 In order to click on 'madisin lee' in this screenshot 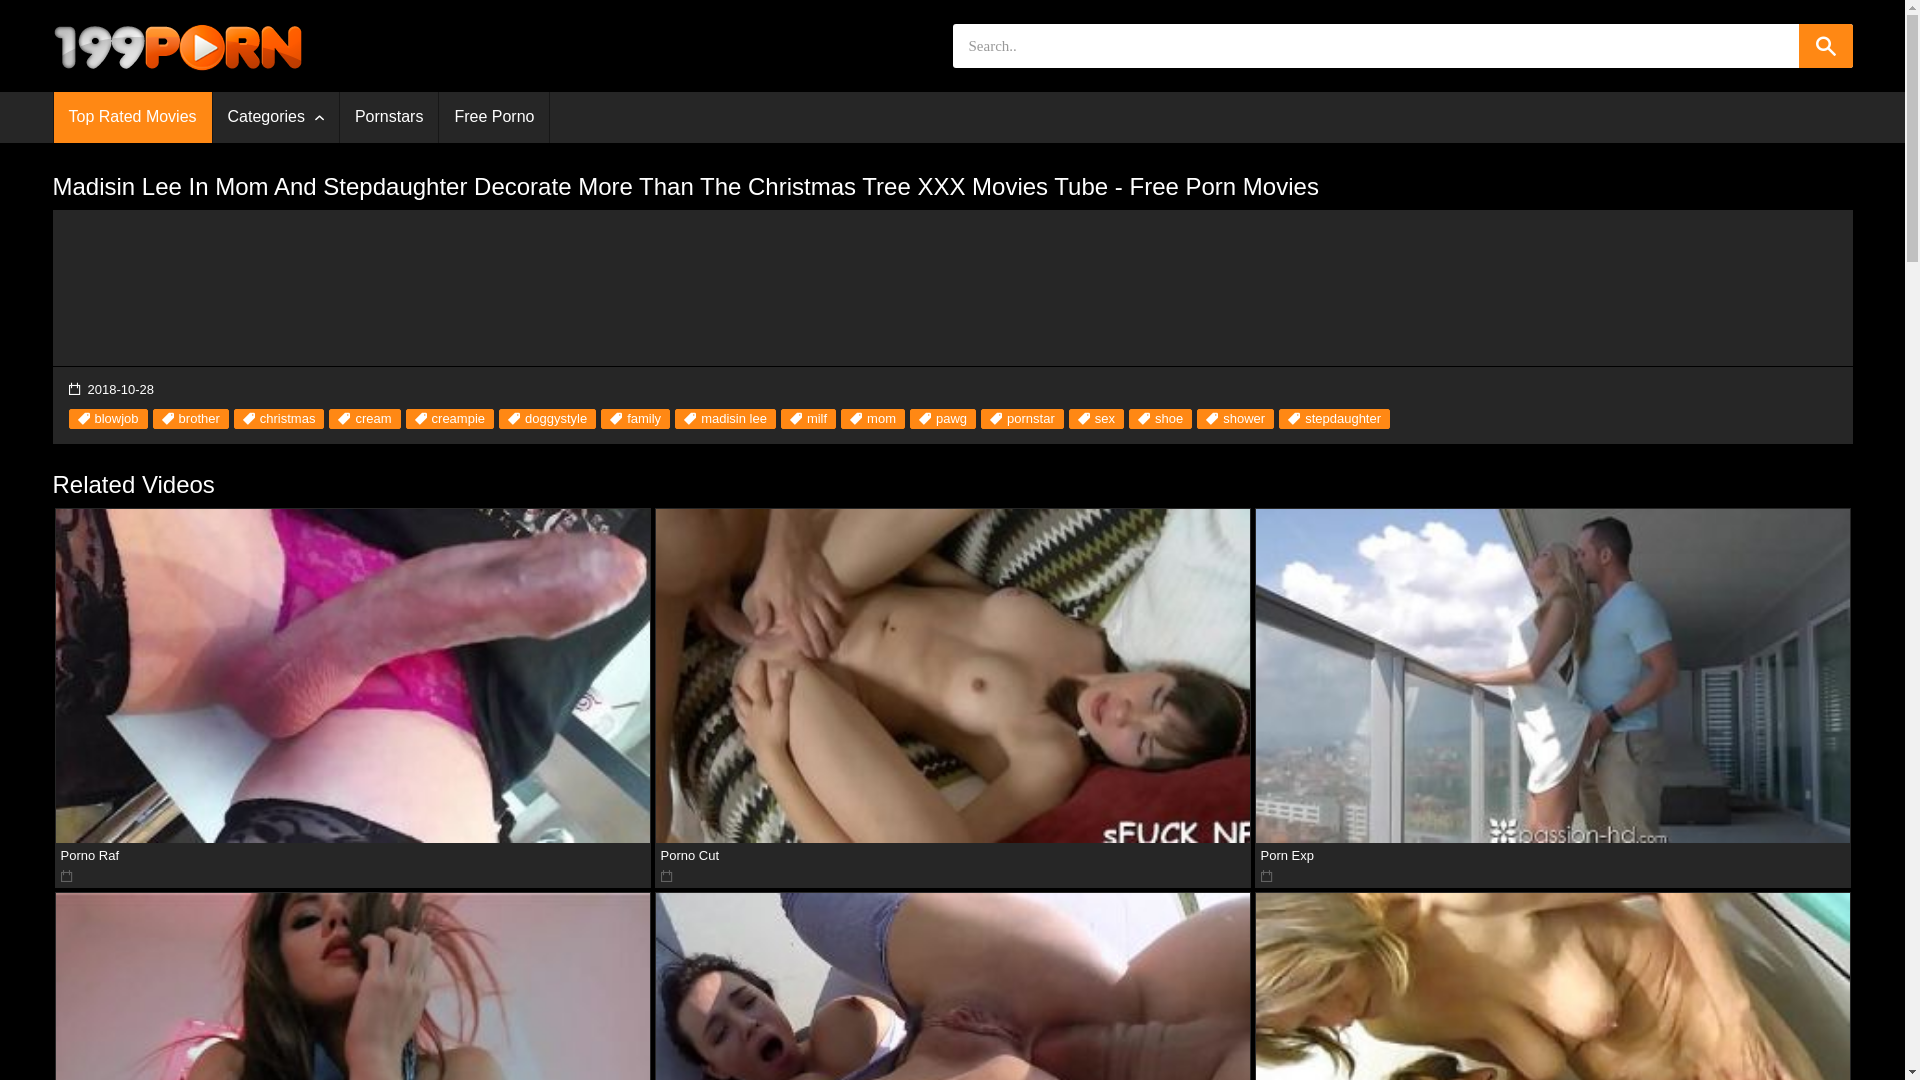, I will do `click(724, 418)`.